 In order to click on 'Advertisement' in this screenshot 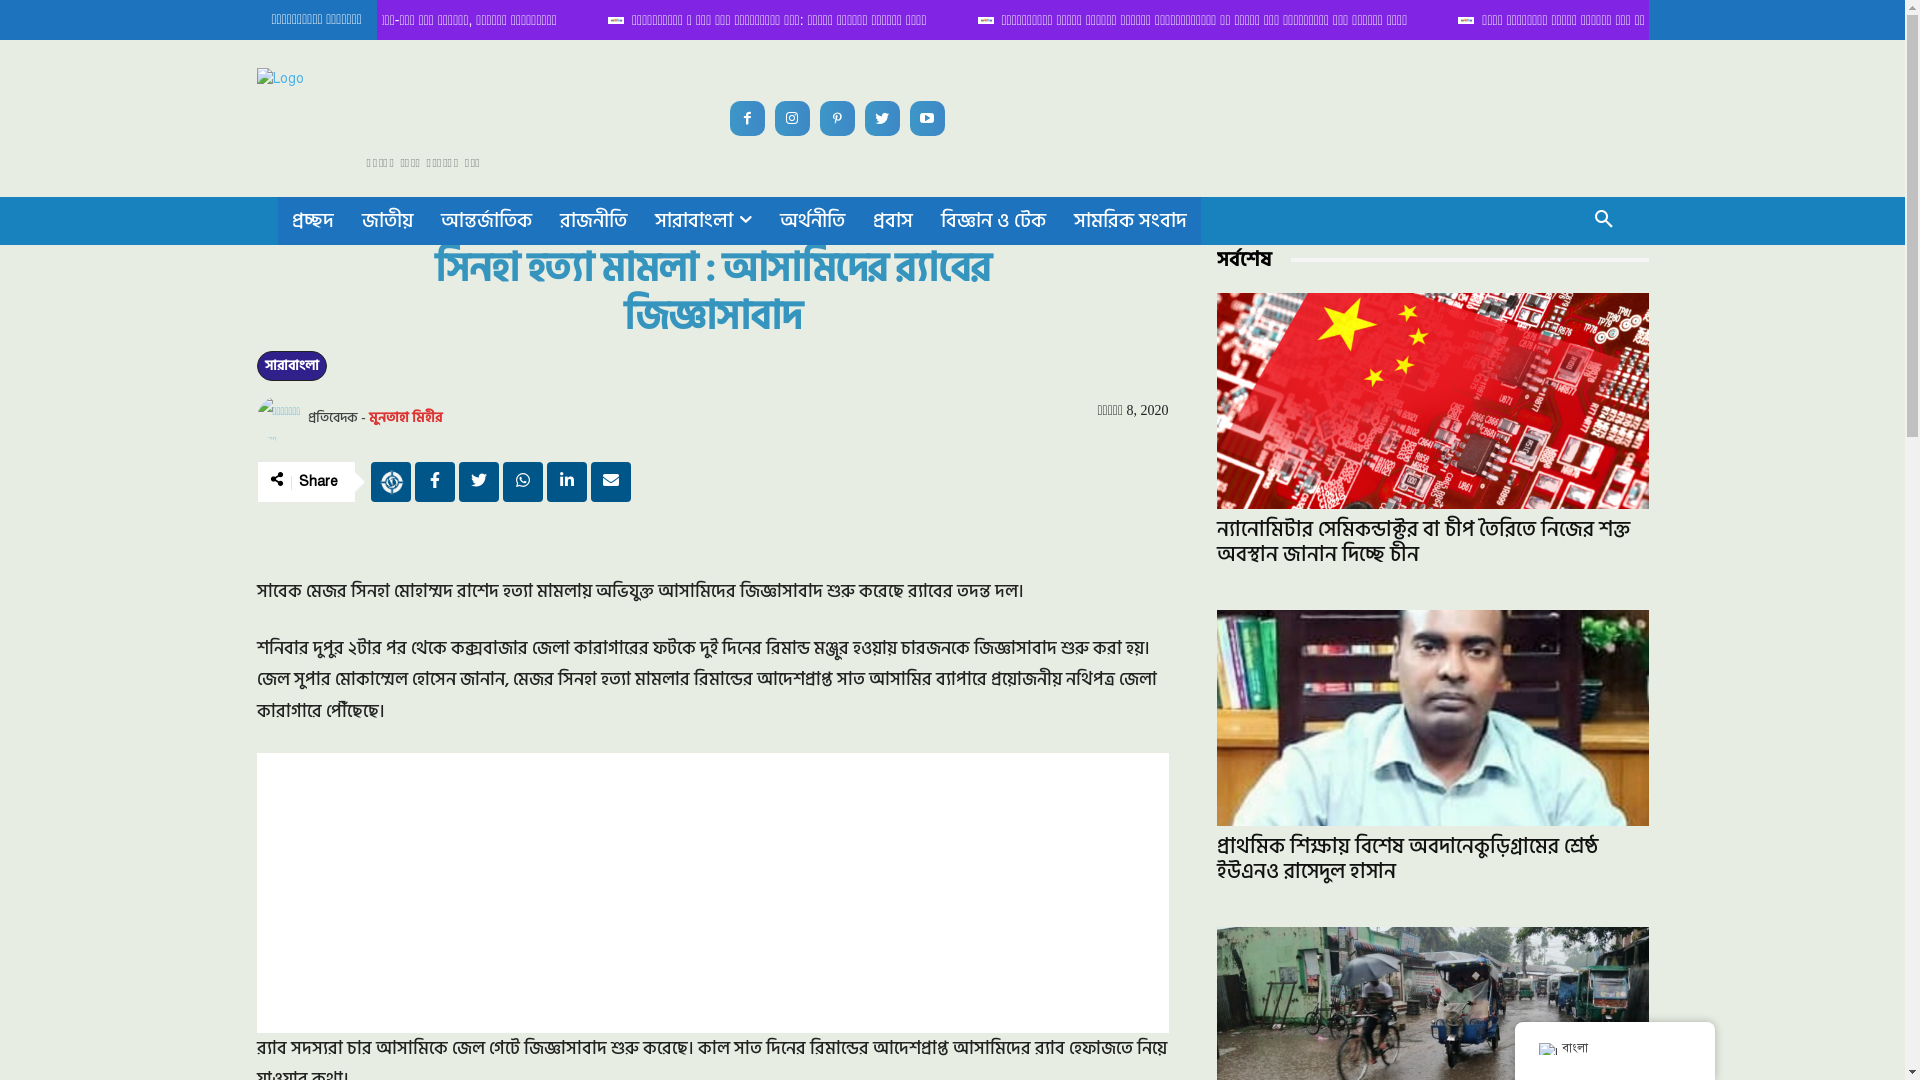, I will do `click(254, 892)`.